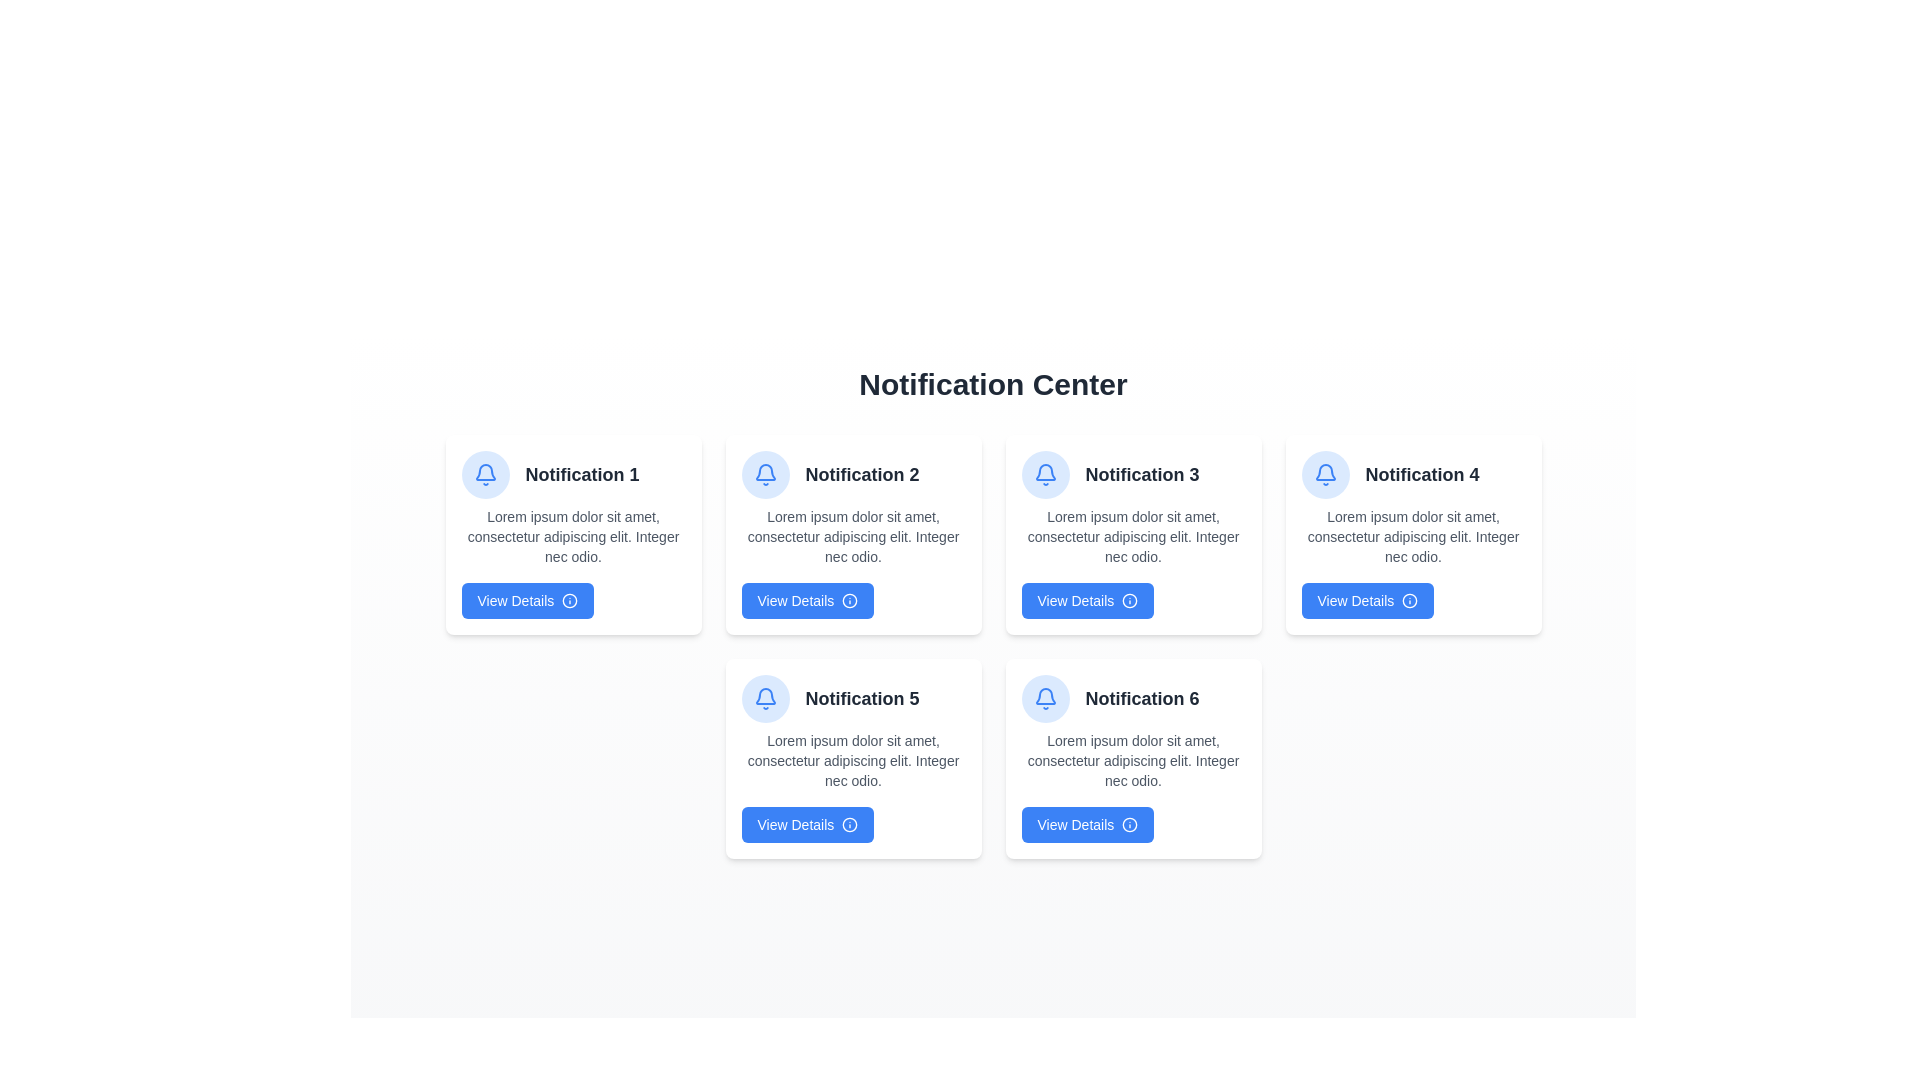 Image resolution: width=1920 pixels, height=1080 pixels. What do you see at coordinates (1421, 474) in the screenshot?
I see `the text label UI component displaying 'Notification 4', which is styled in bold dark gray and is located in the top-right card of the notification grid` at bounding box center [1421, 474].